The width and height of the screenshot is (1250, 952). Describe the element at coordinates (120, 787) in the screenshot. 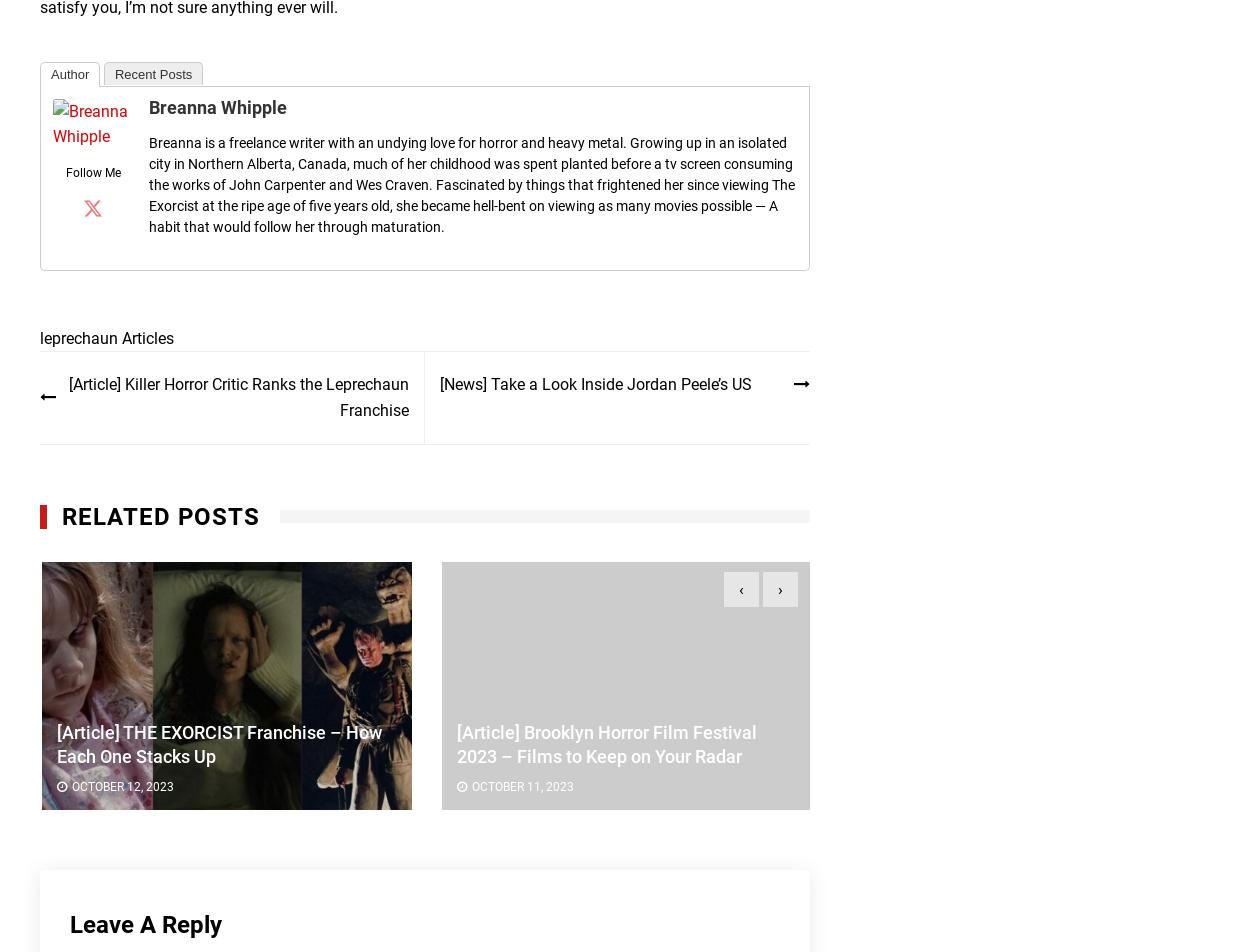

I see `'October 12, 2023'` at that location.